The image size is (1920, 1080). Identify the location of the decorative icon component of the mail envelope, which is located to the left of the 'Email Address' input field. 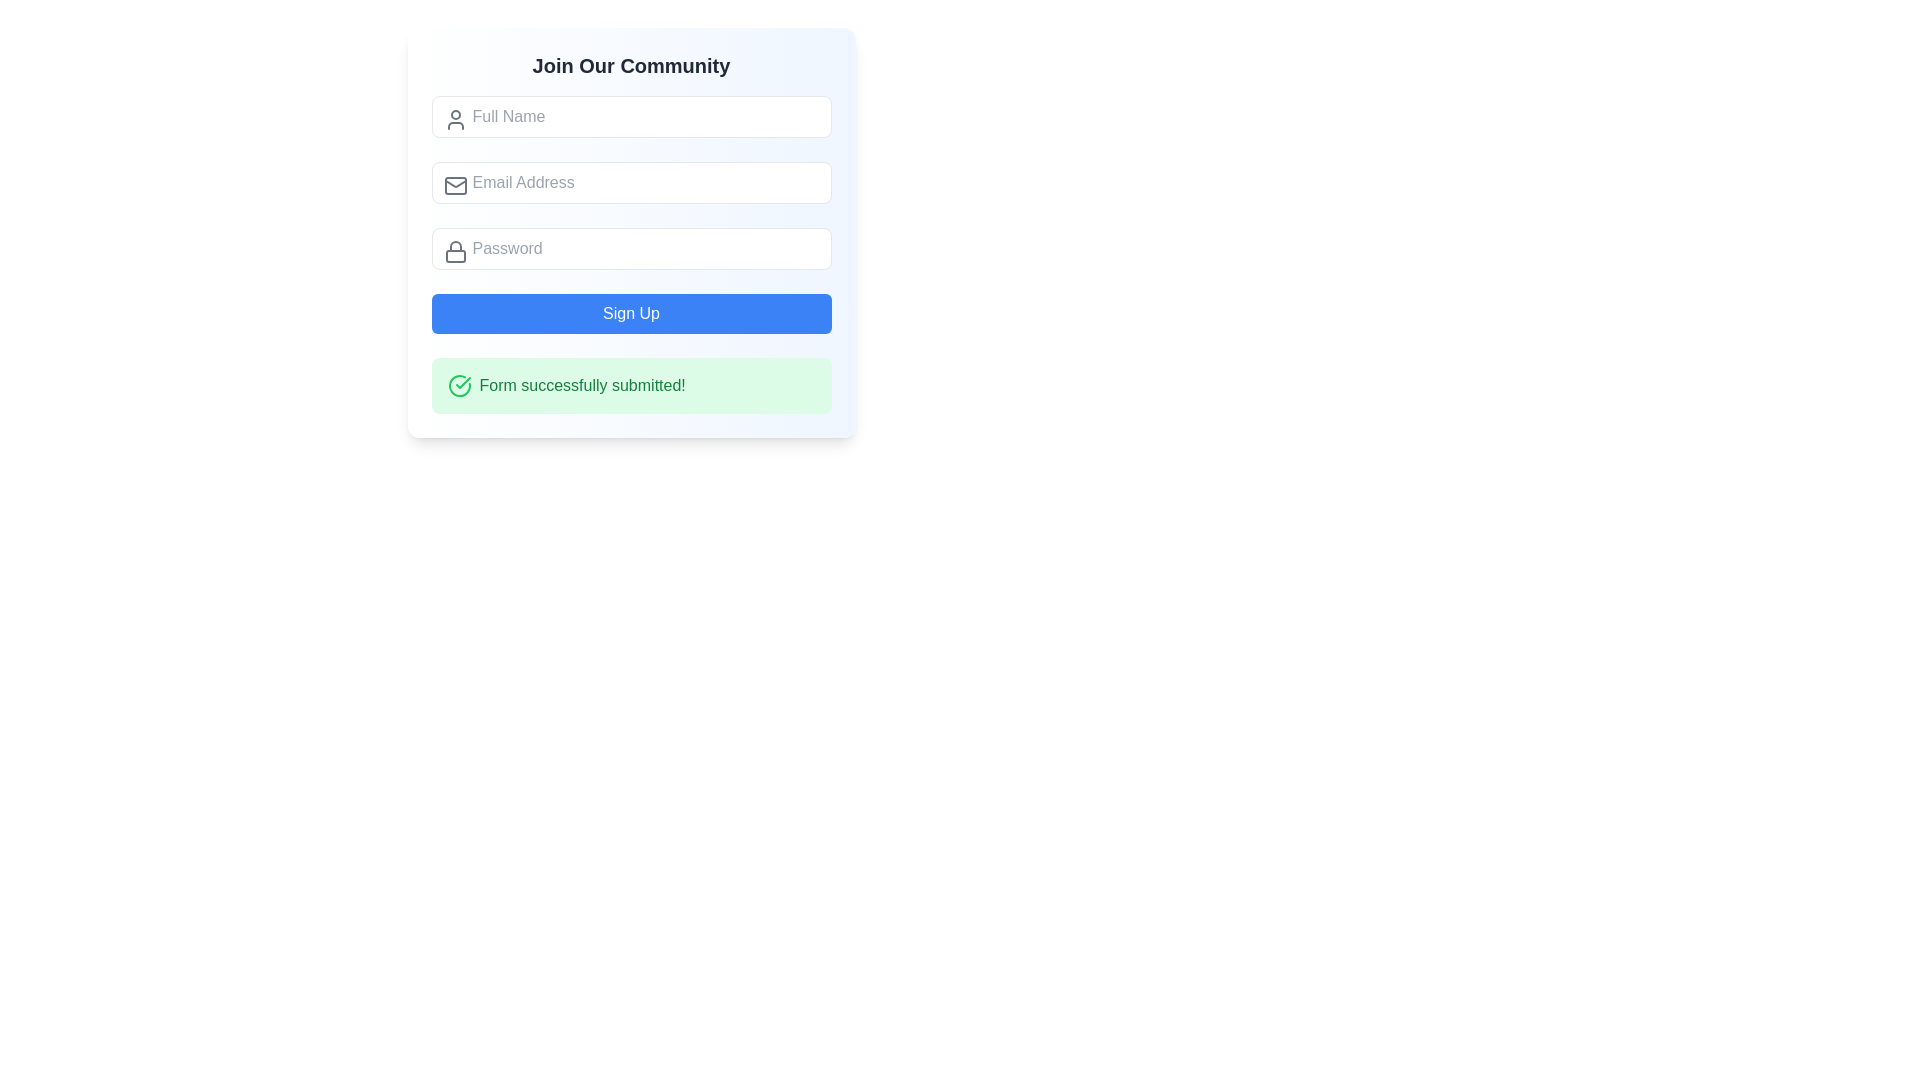
(454, 185).